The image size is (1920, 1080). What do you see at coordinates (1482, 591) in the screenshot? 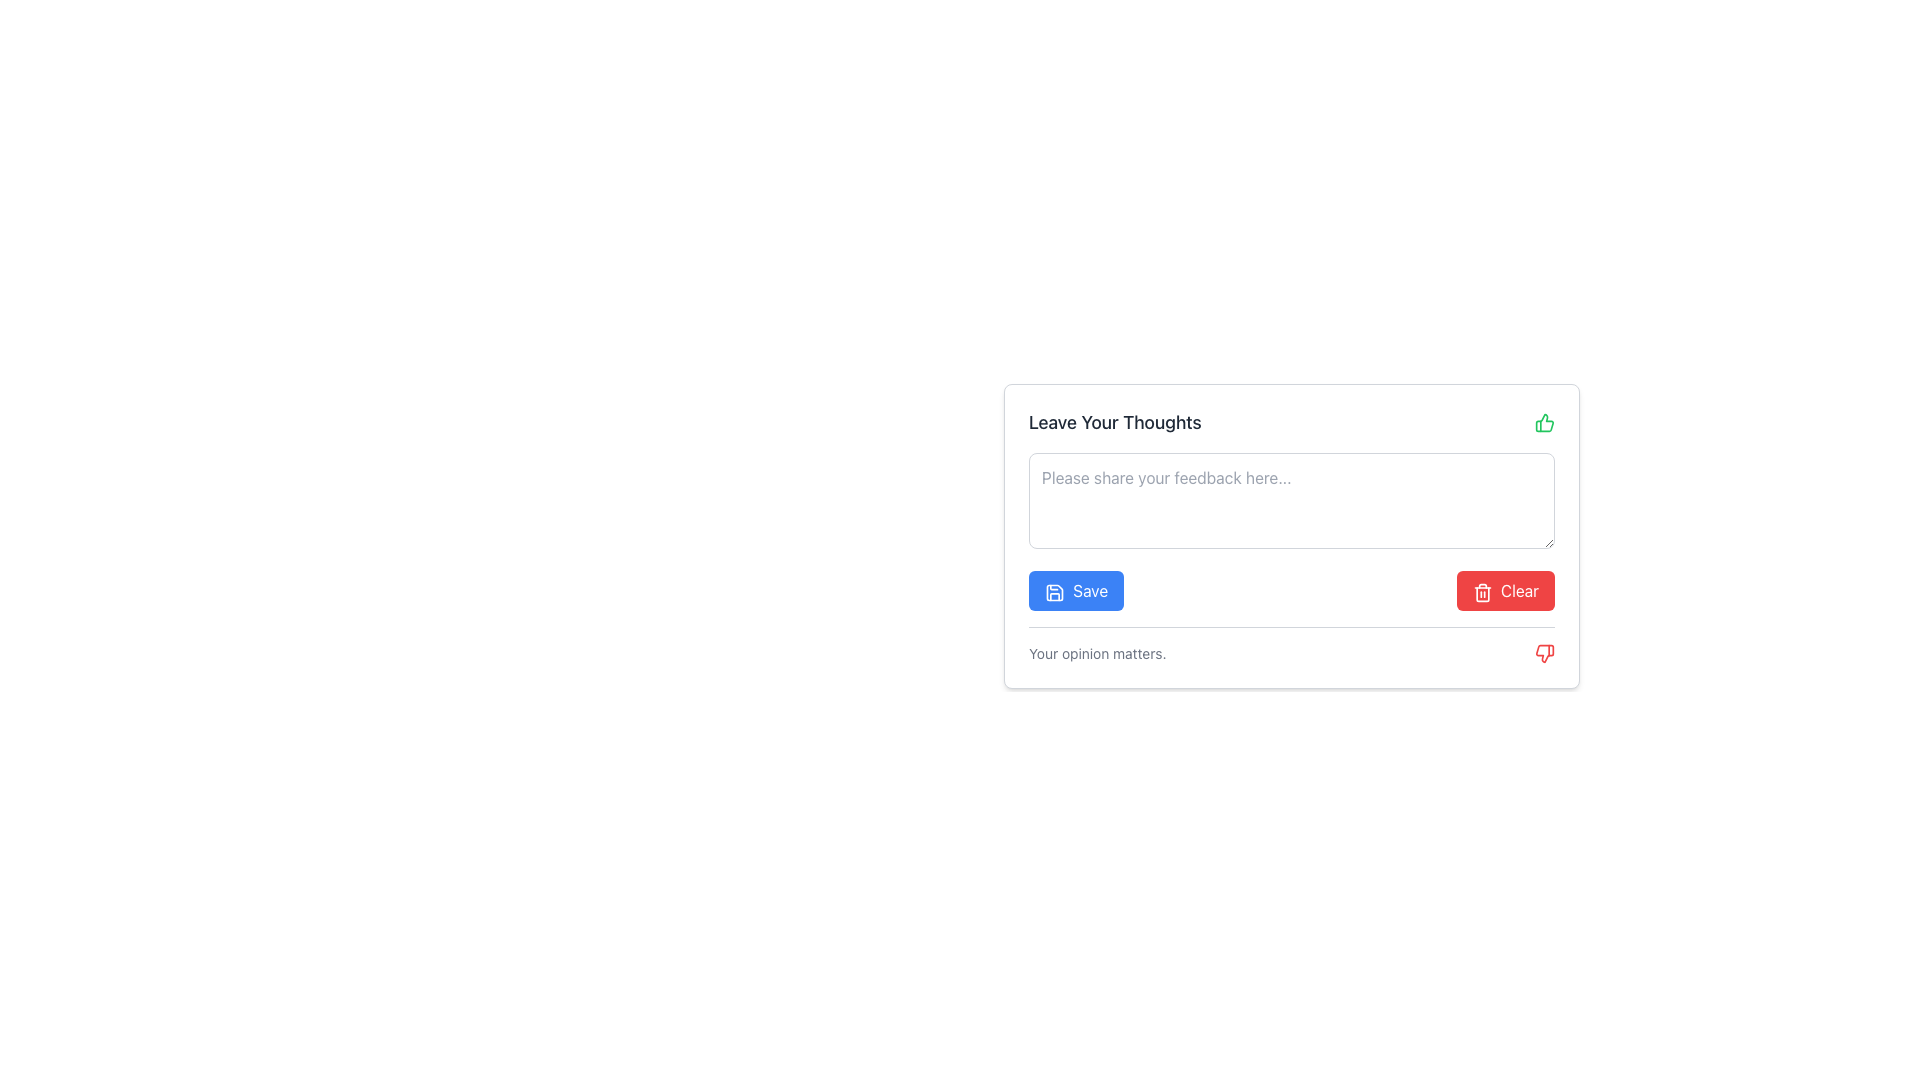
I see `the trashcan icon located to the left of the 'Clear' button, which is designed in a minimalistic line art style` at bounding box center [1482, 591].